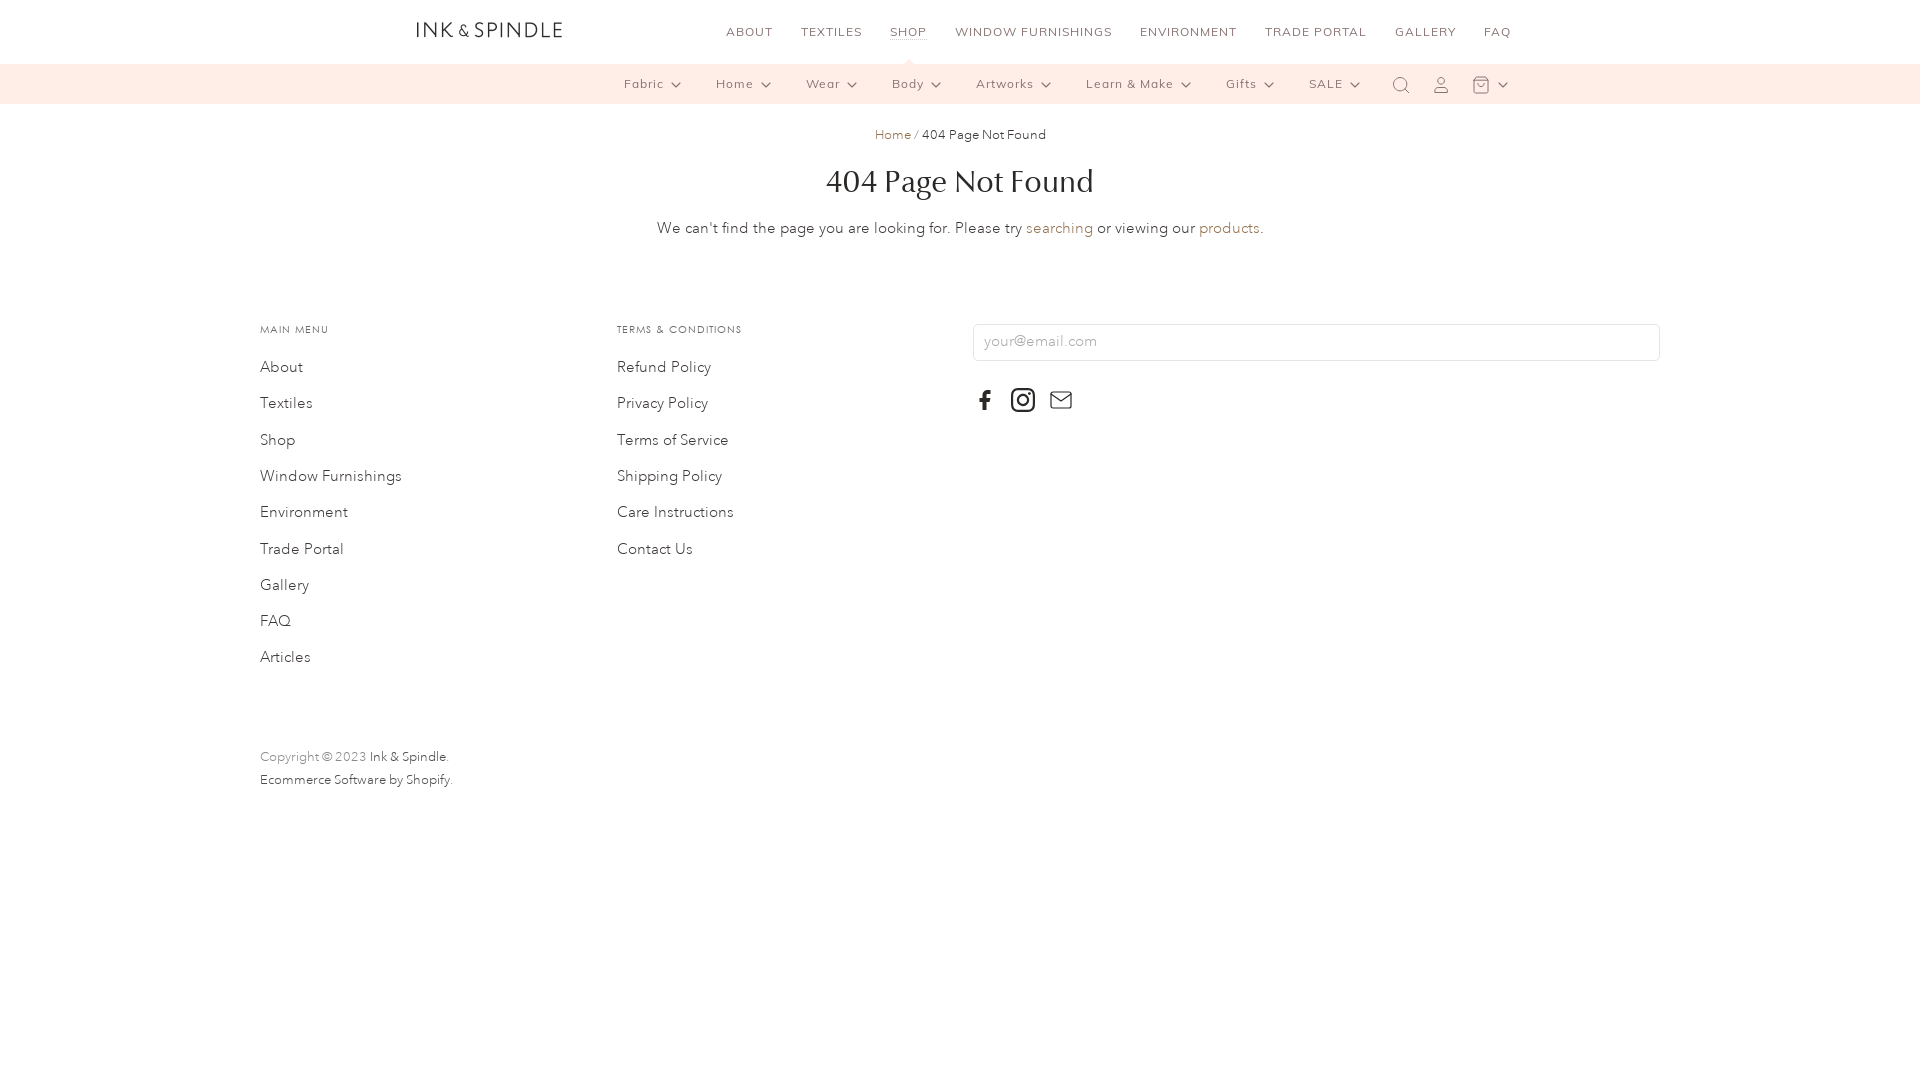 The width and height of the screenshot is (1920, 1080). What do you see at coordinates (919, 83) in the screenshot?
I see `'Body'` at bounding box center [919, 83].